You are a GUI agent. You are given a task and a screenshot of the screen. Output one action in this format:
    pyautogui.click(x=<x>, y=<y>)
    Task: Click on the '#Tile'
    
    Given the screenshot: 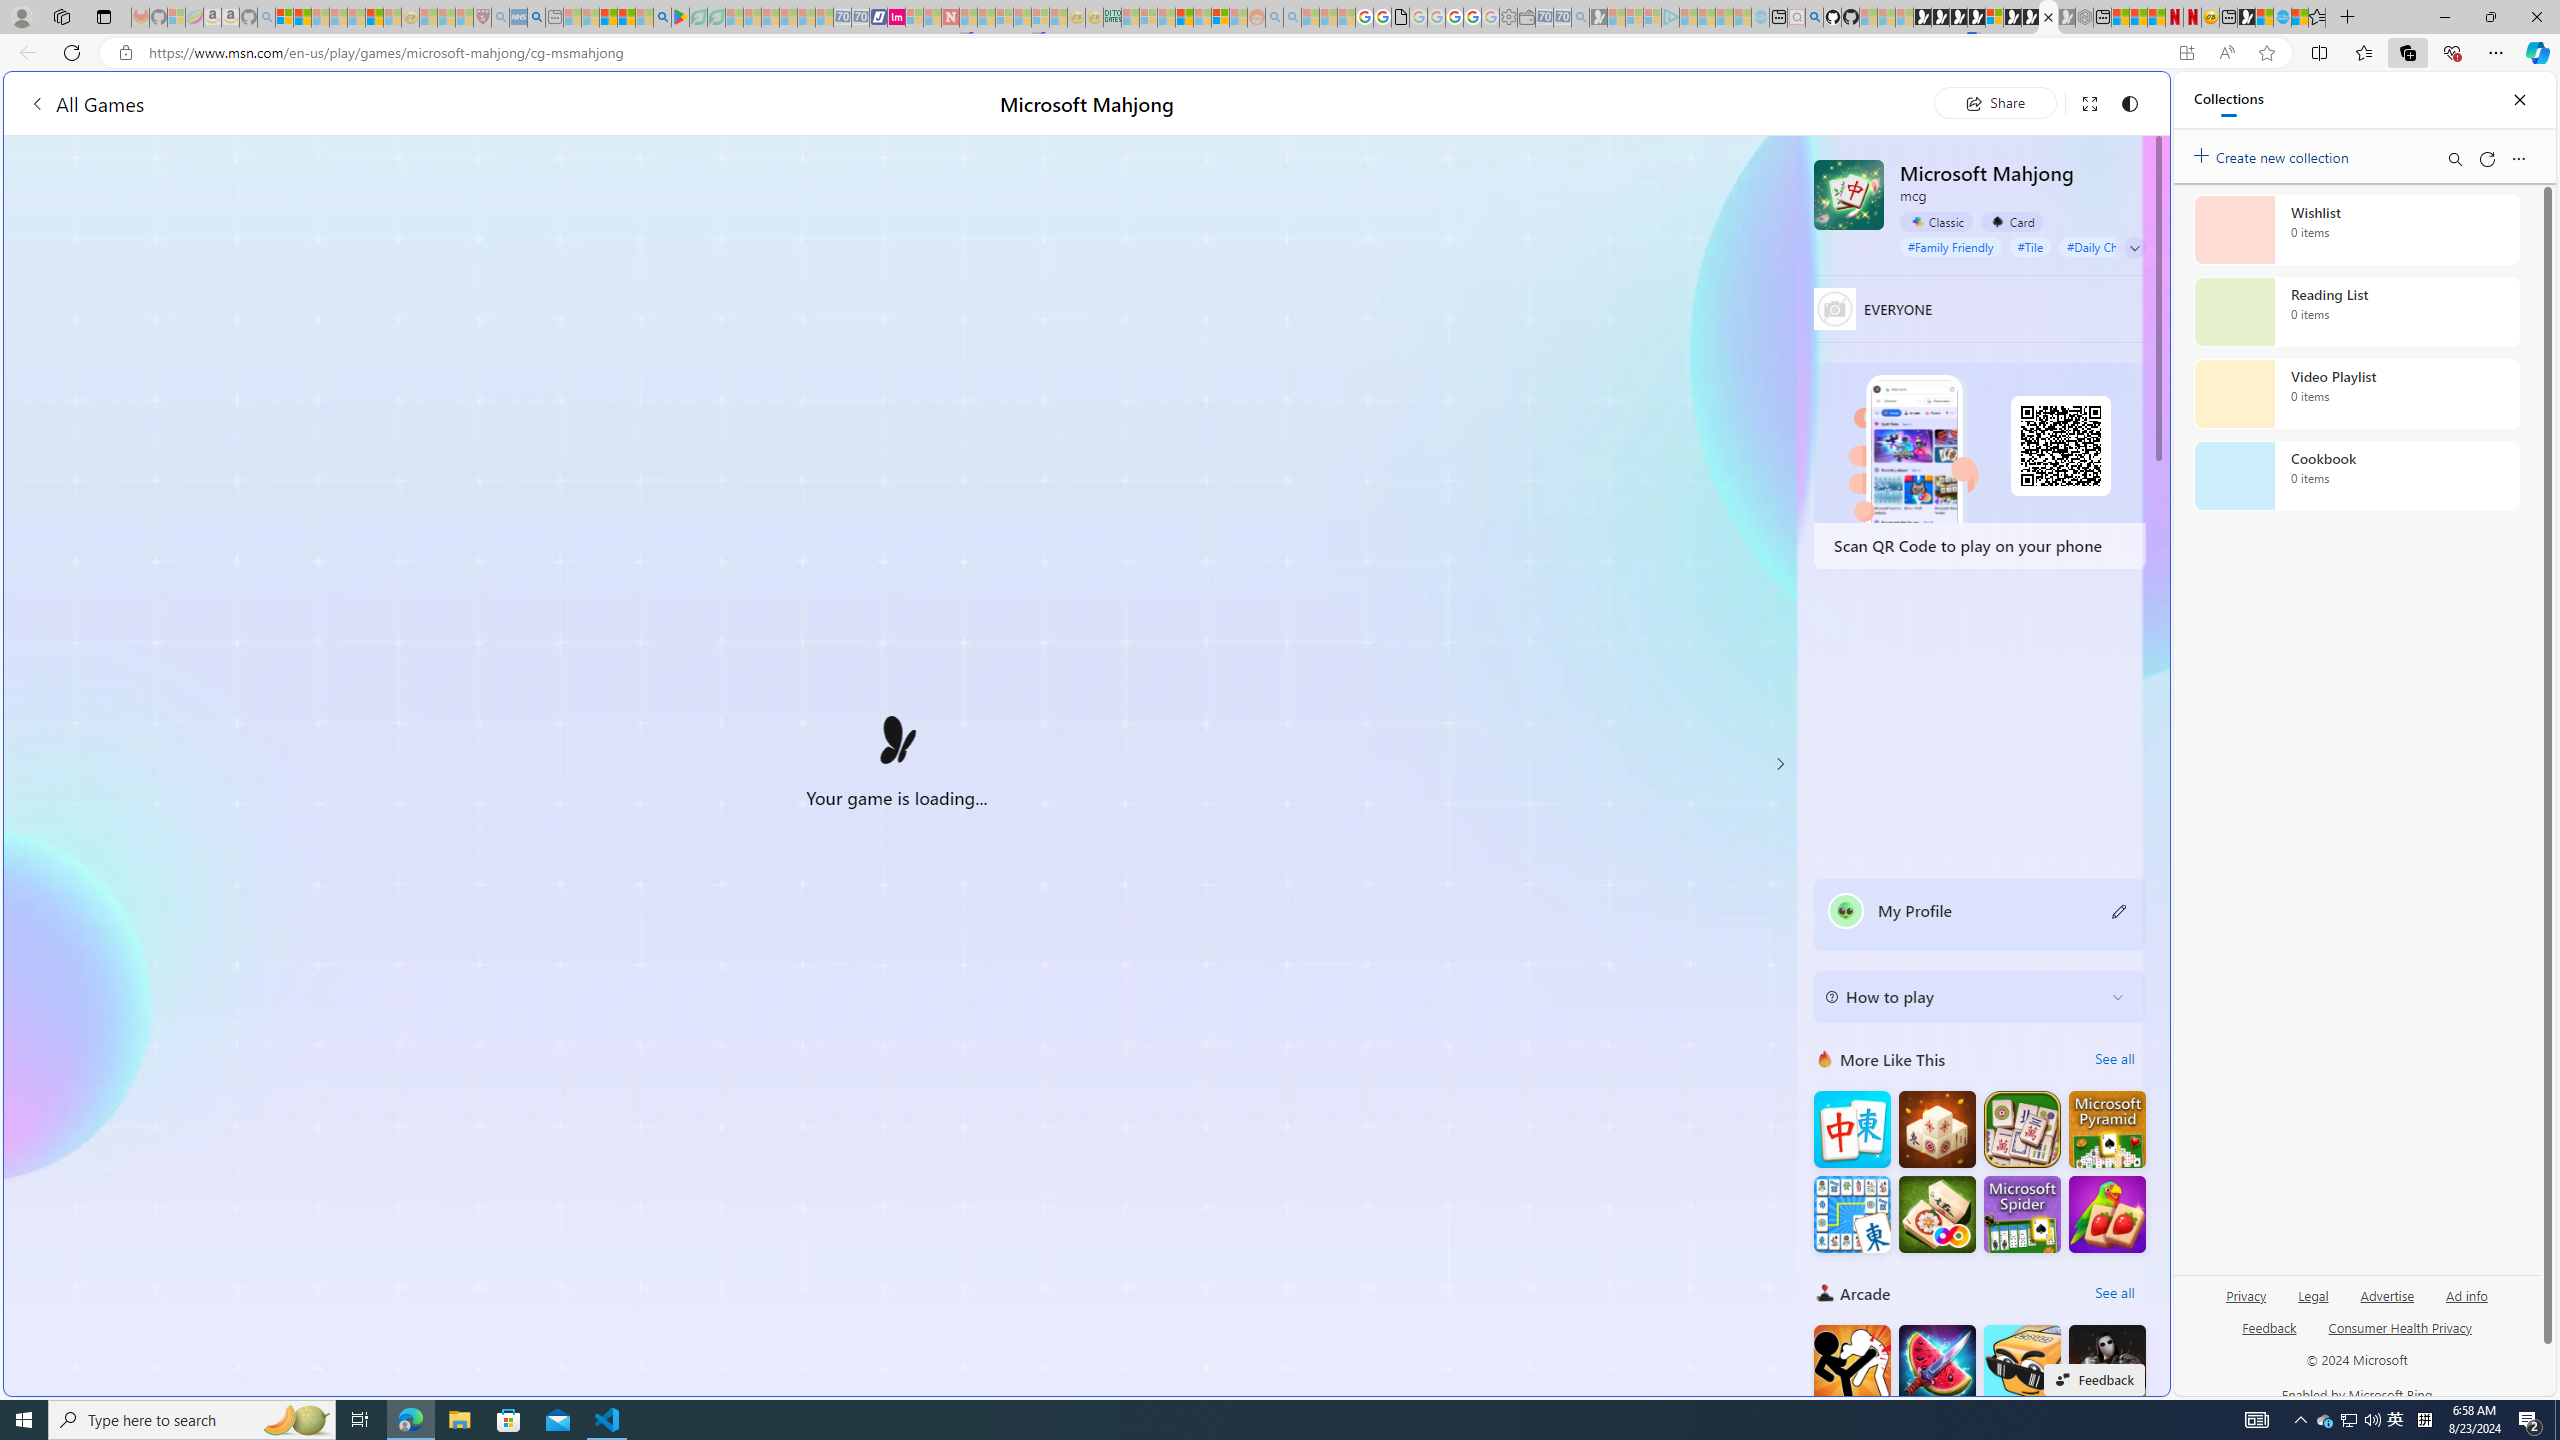 What is the action you would take?
    pyautogui.click(x=2030, y=245)
    